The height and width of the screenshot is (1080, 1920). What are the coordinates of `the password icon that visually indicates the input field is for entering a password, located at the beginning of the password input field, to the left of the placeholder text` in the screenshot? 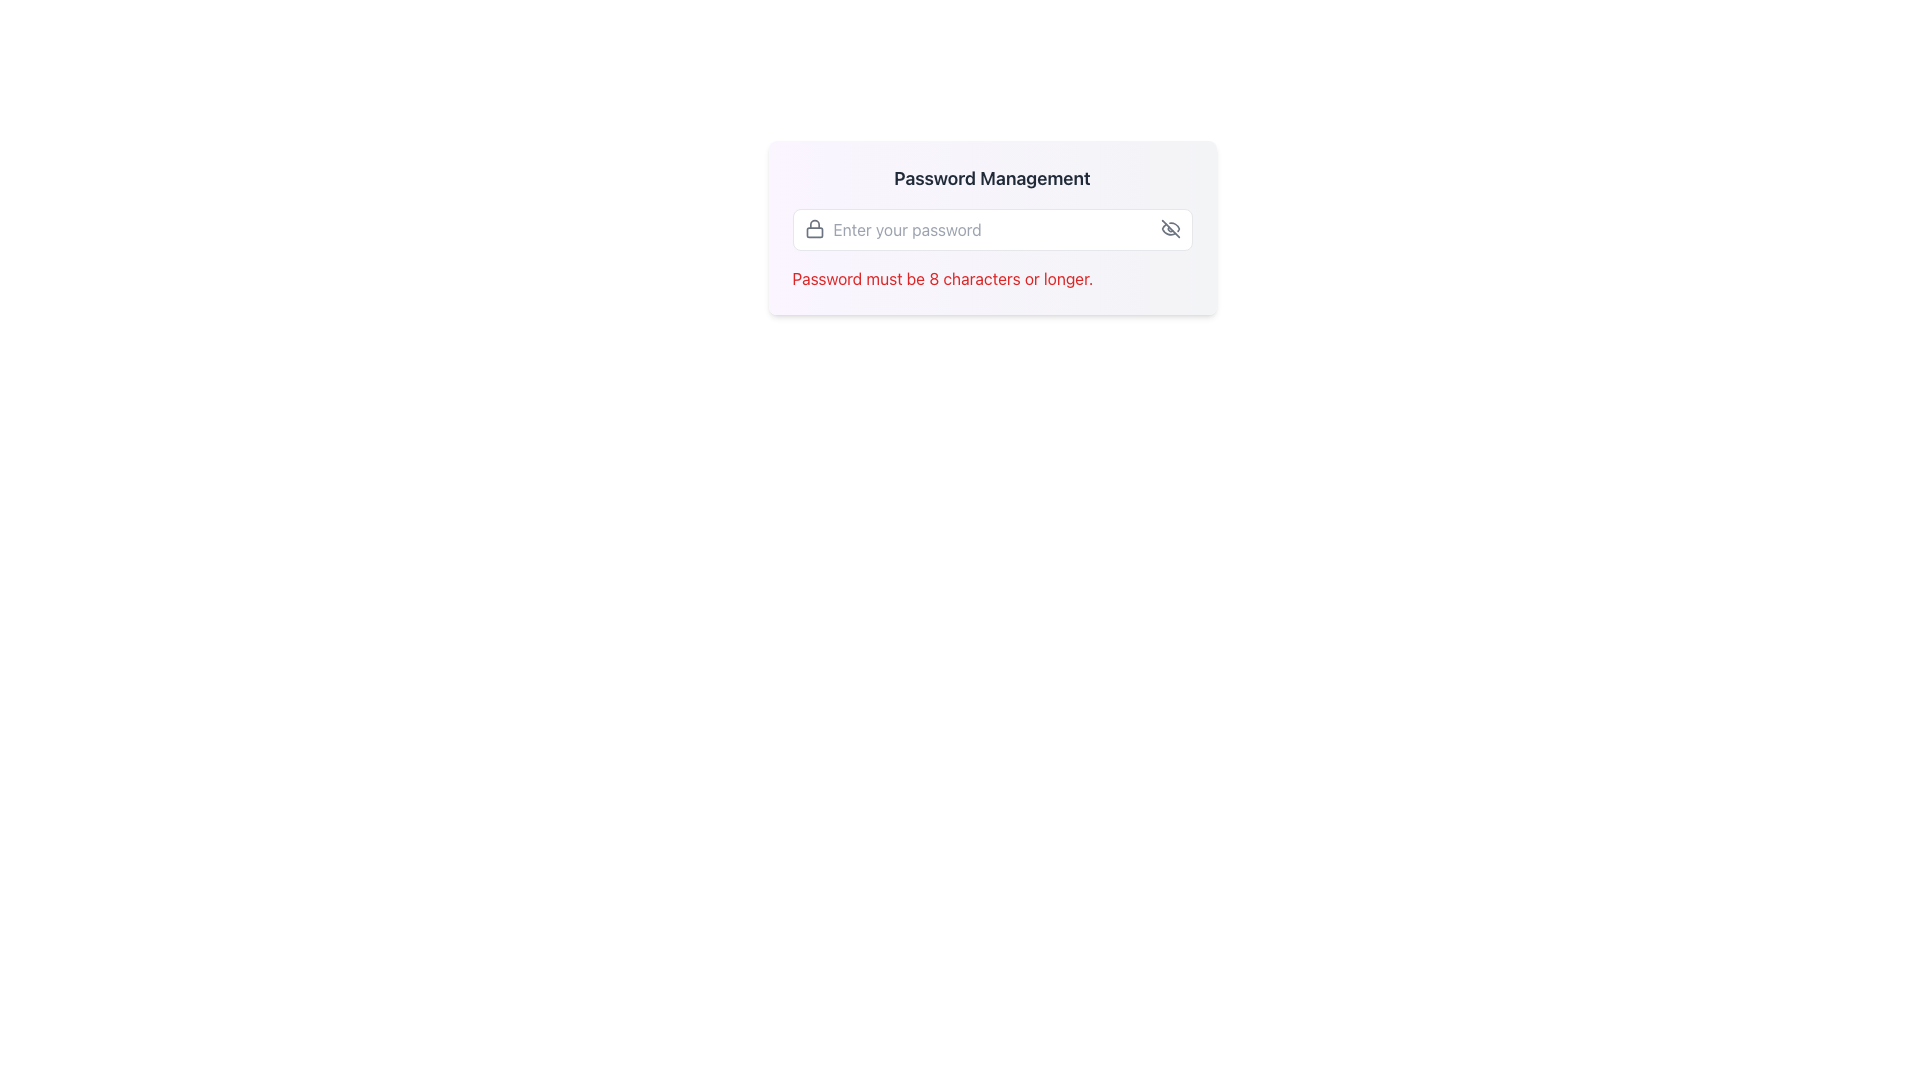 It's located at (814, 227).